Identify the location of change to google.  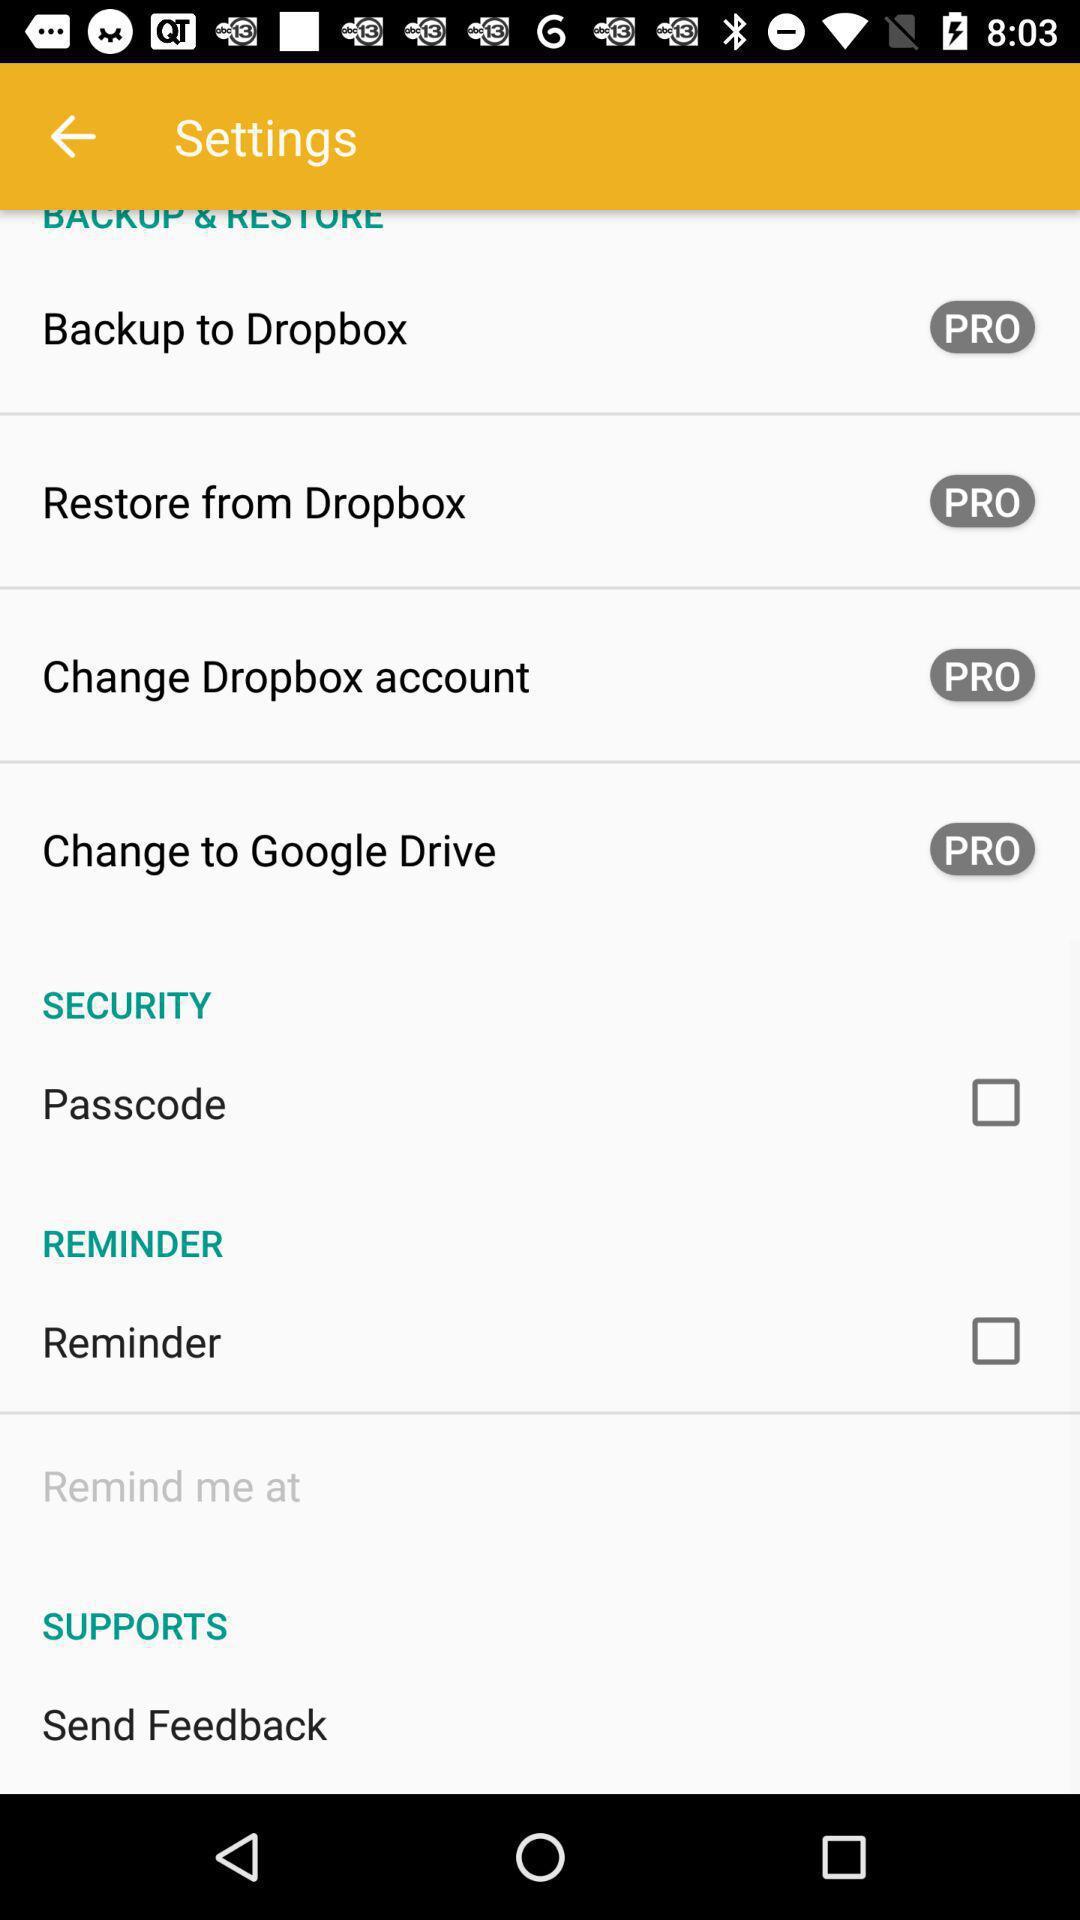
(268, 849).